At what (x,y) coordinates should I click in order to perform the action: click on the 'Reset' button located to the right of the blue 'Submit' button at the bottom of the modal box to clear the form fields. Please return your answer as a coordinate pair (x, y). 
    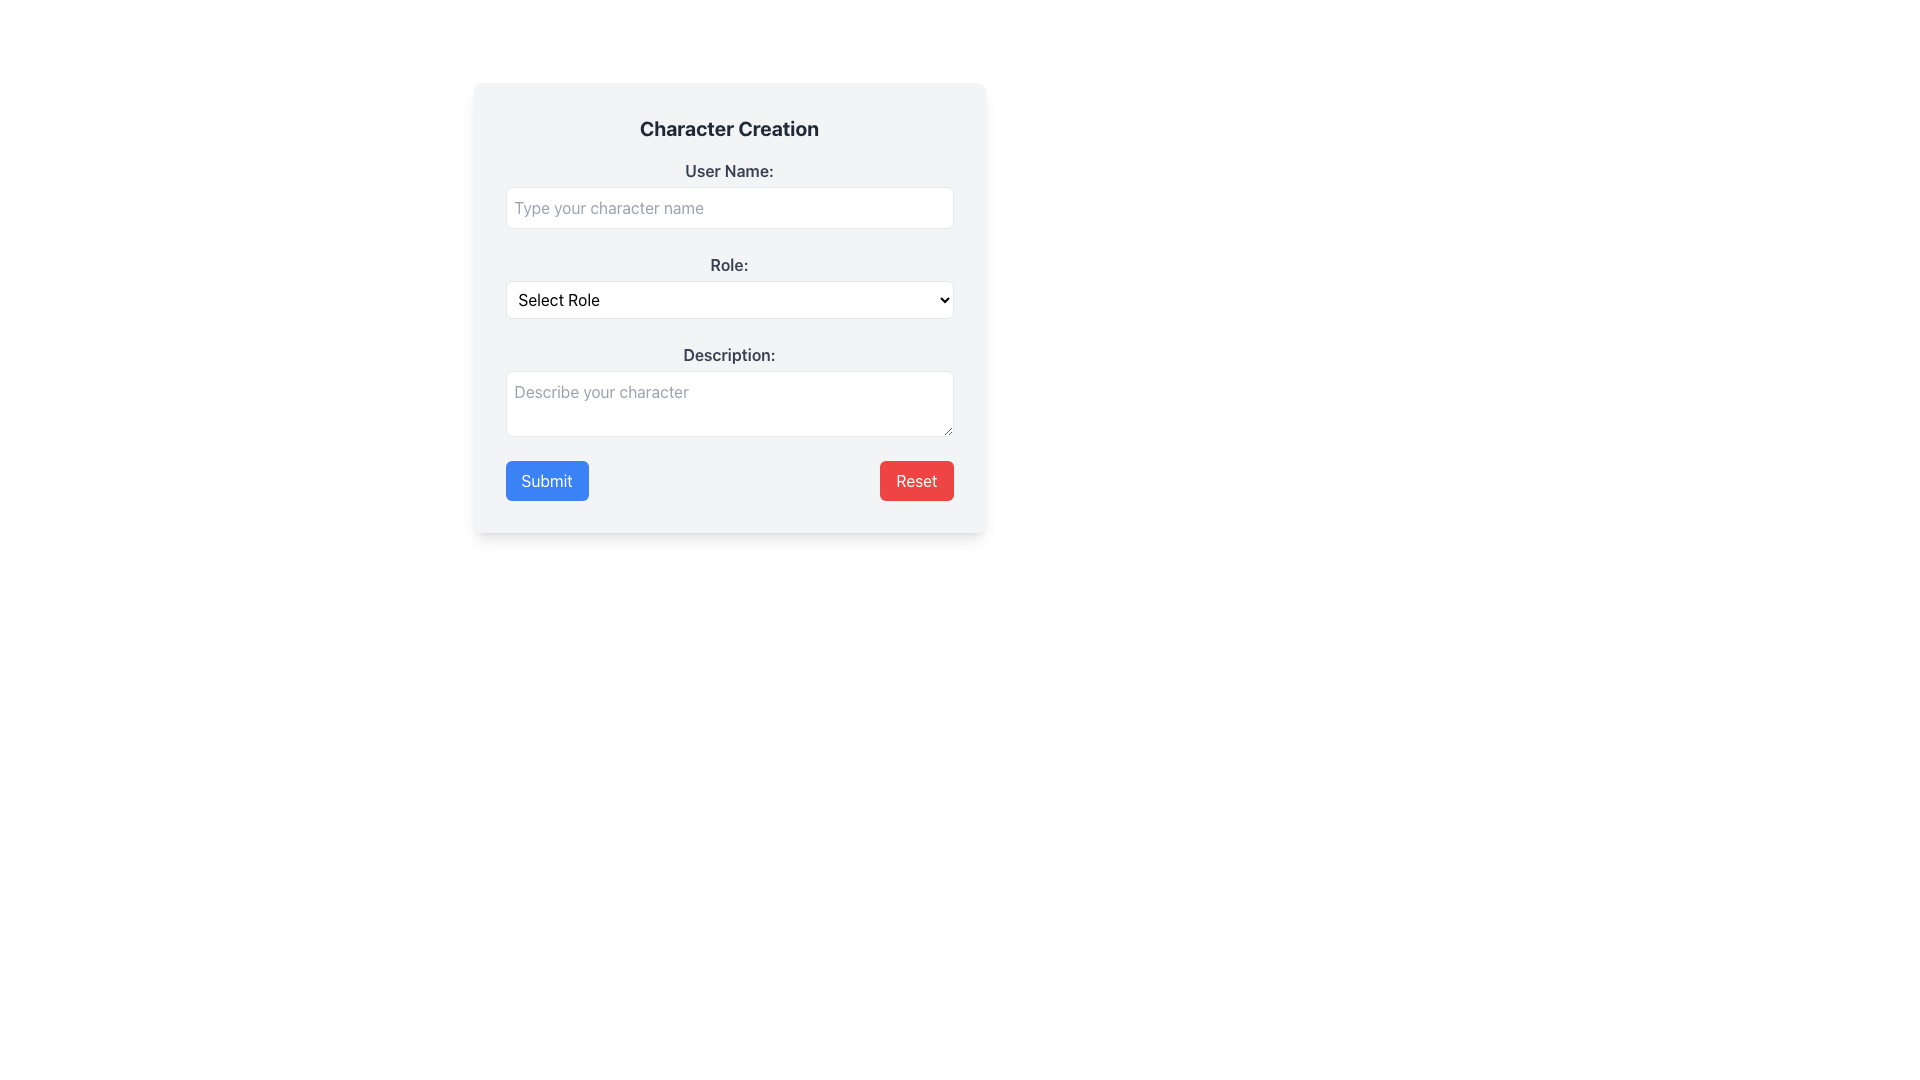
    Looking at the image, I should click on (915, 481).